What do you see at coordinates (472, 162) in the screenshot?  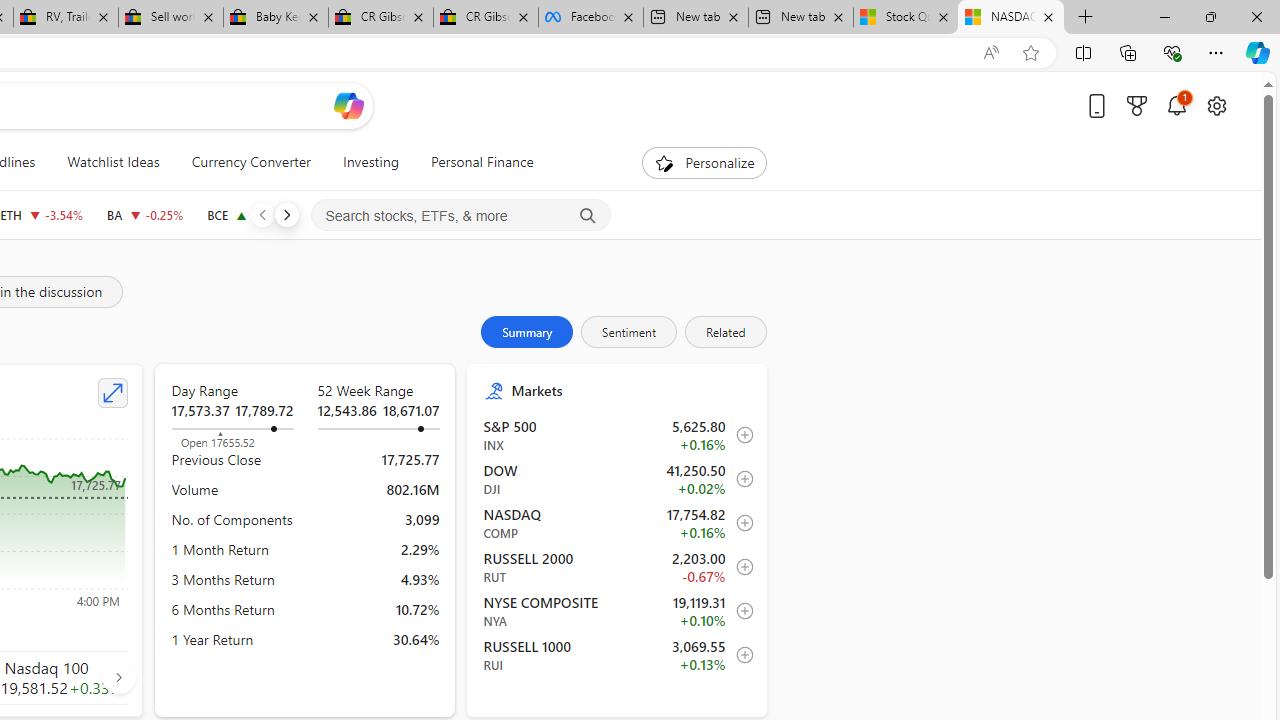 I see `'Personal Finance'` at bounding box center [472, 162].